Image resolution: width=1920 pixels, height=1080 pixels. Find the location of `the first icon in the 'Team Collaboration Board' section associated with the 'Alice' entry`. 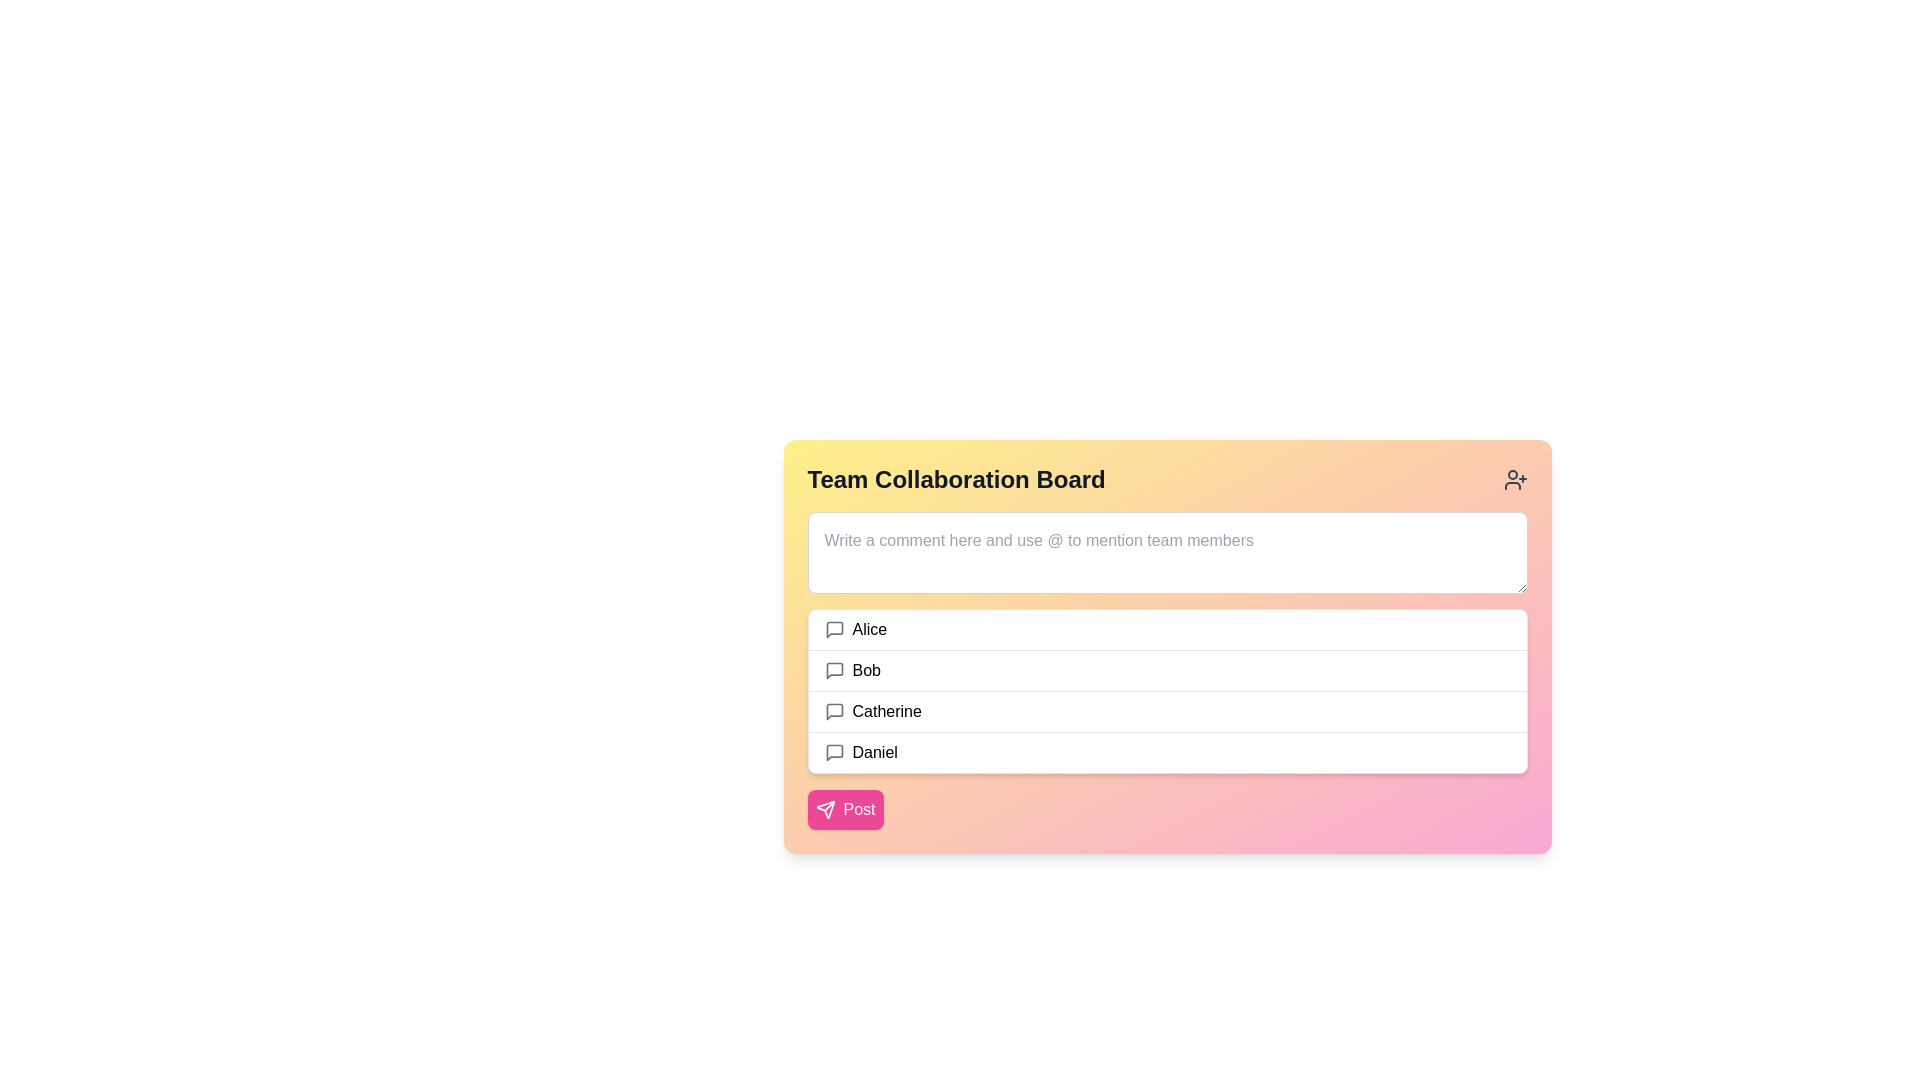

the first icon in the 'Team Collaboration Board' section associated with the 'Alice' entry is located at coordinates (834, 628).